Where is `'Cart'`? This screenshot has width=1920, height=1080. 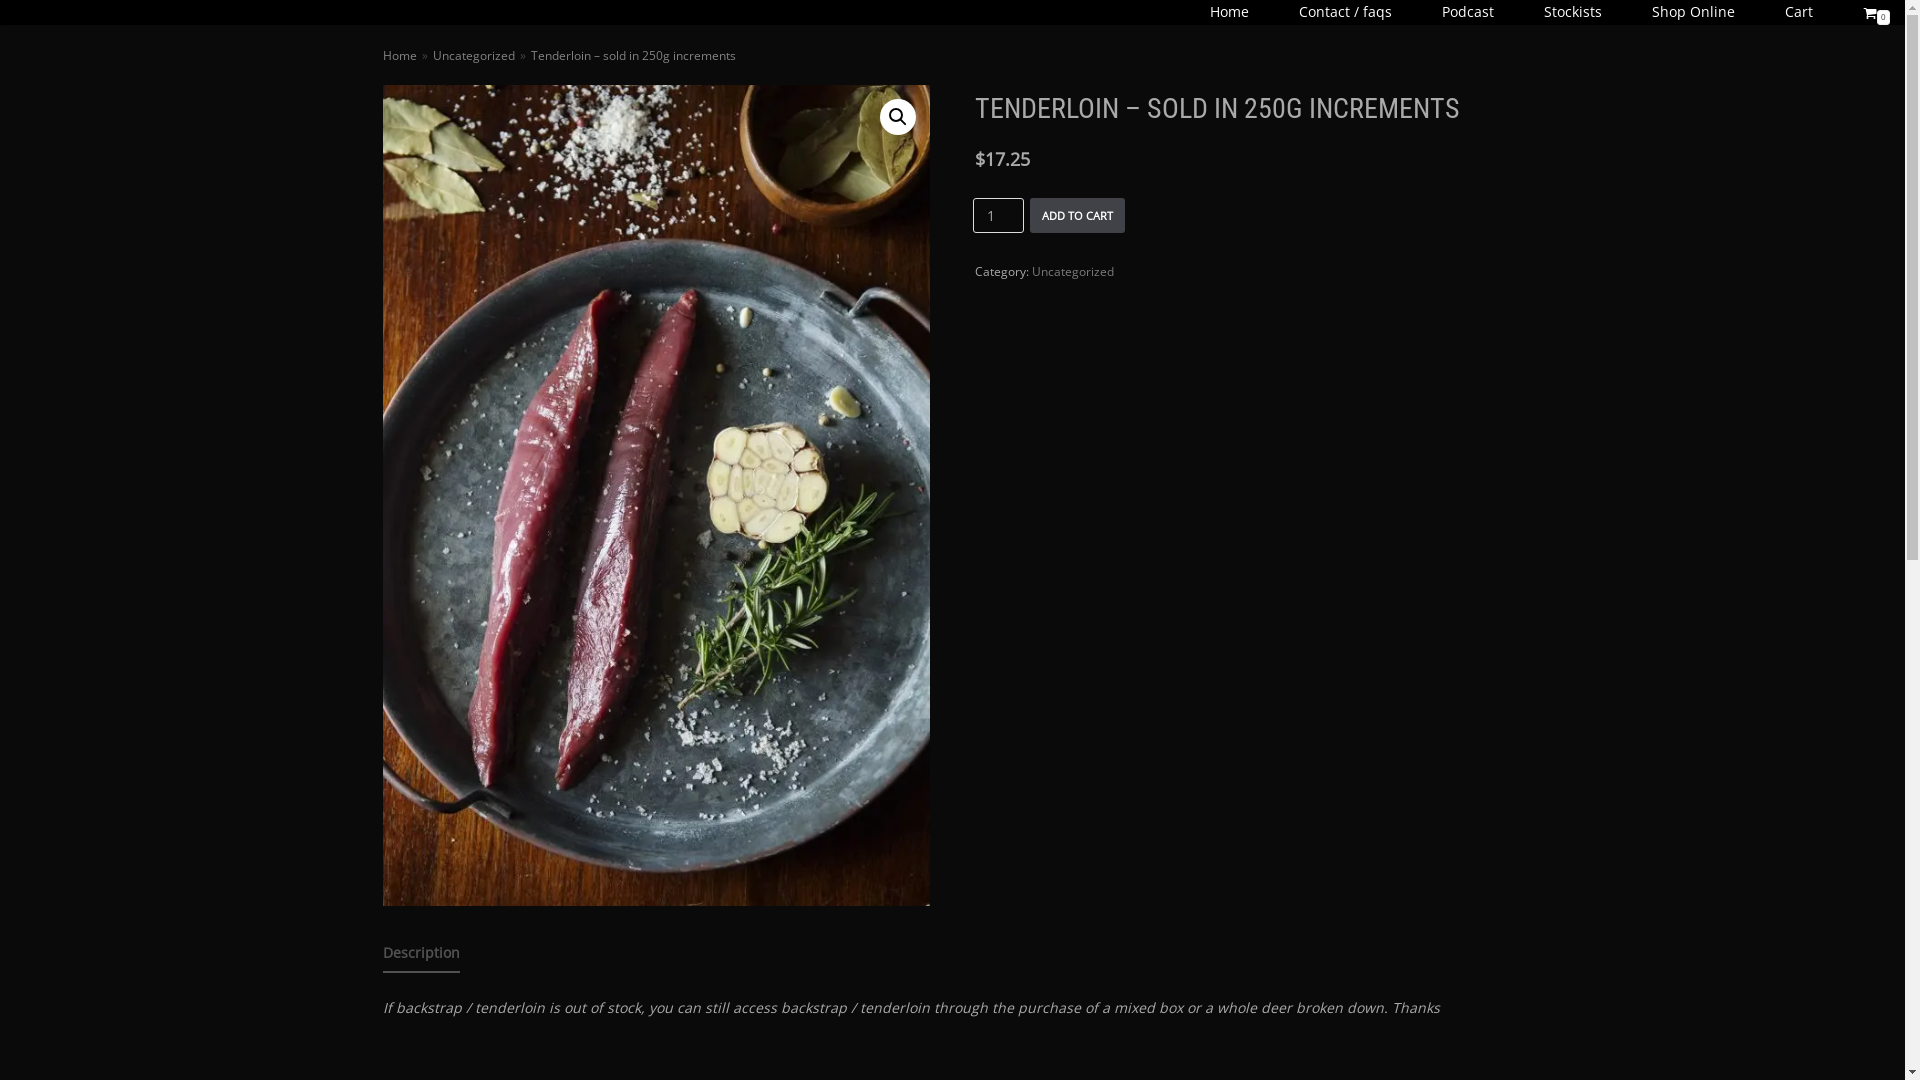
'Cart' is located at coordinates (1799, 12).